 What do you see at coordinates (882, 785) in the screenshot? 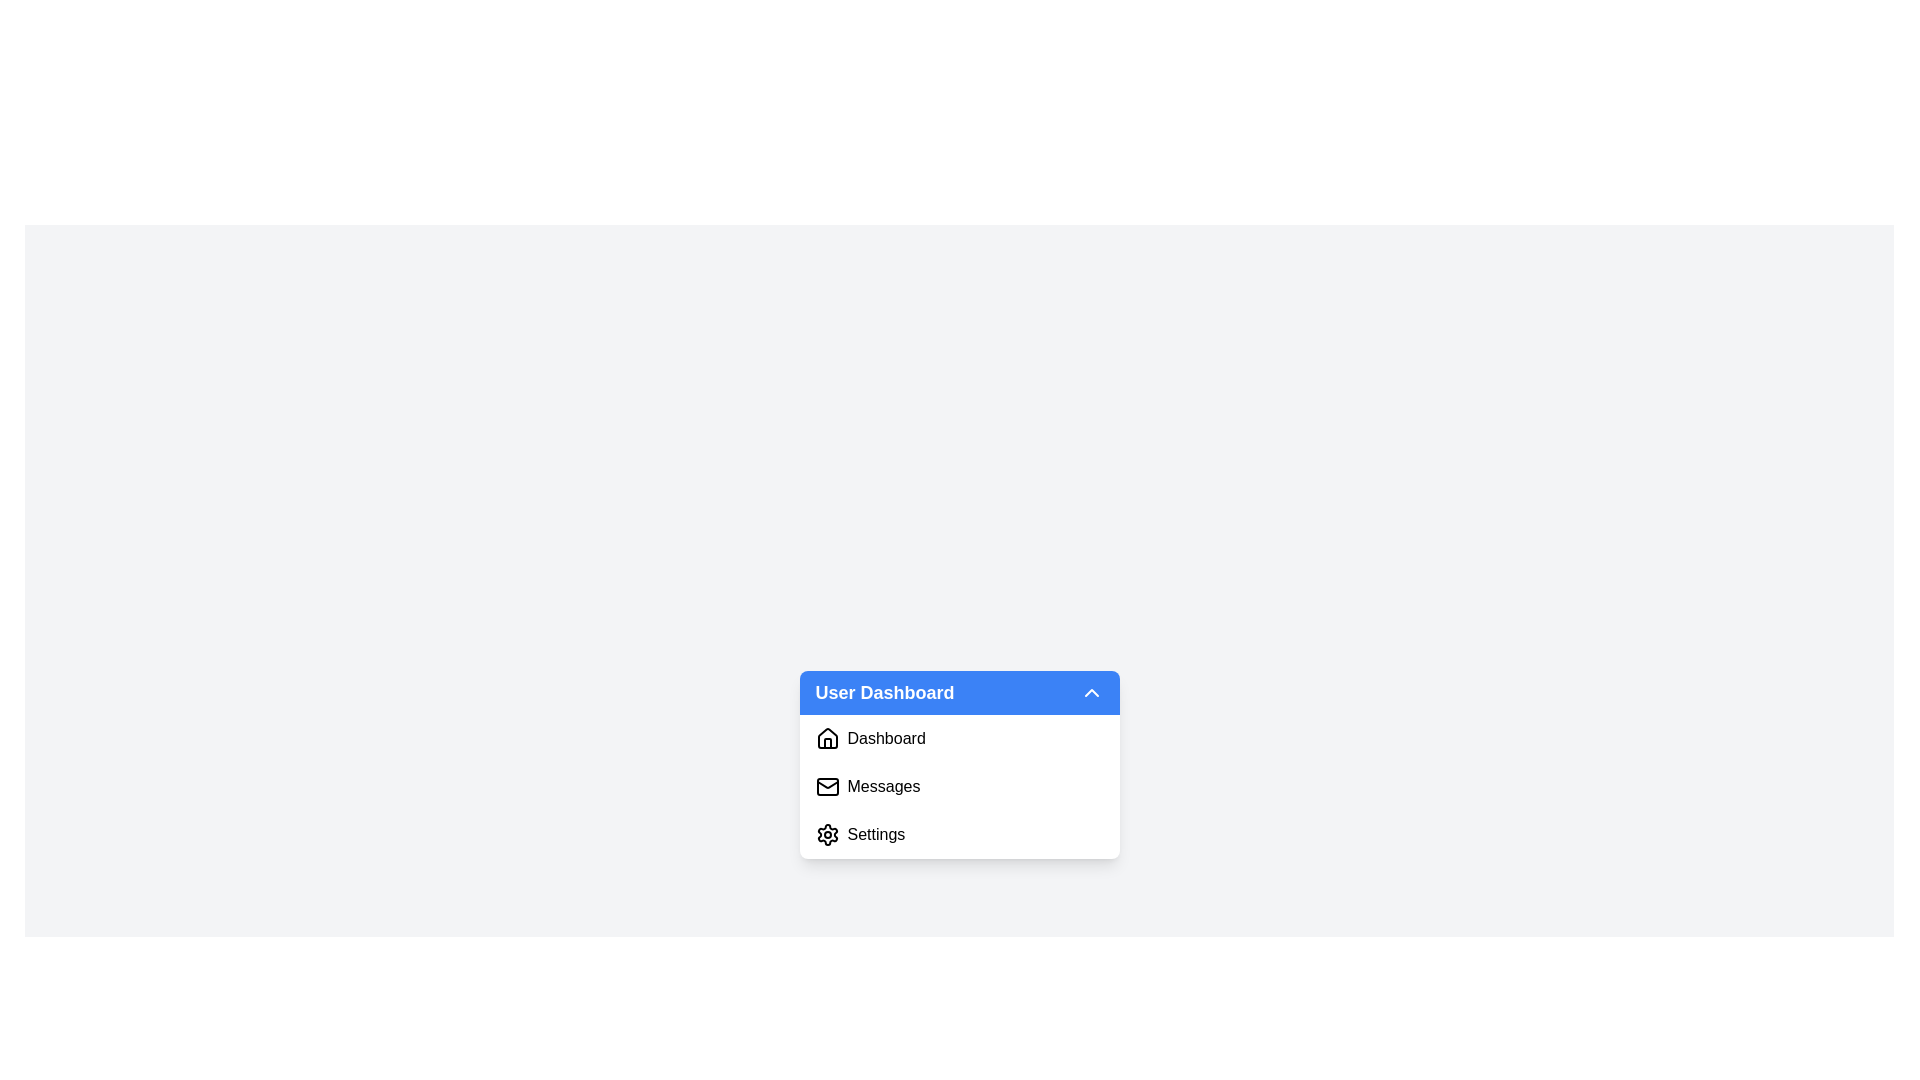
I see `the 'Messages' text label in the user interface menu` at bounding box center [882, 785].